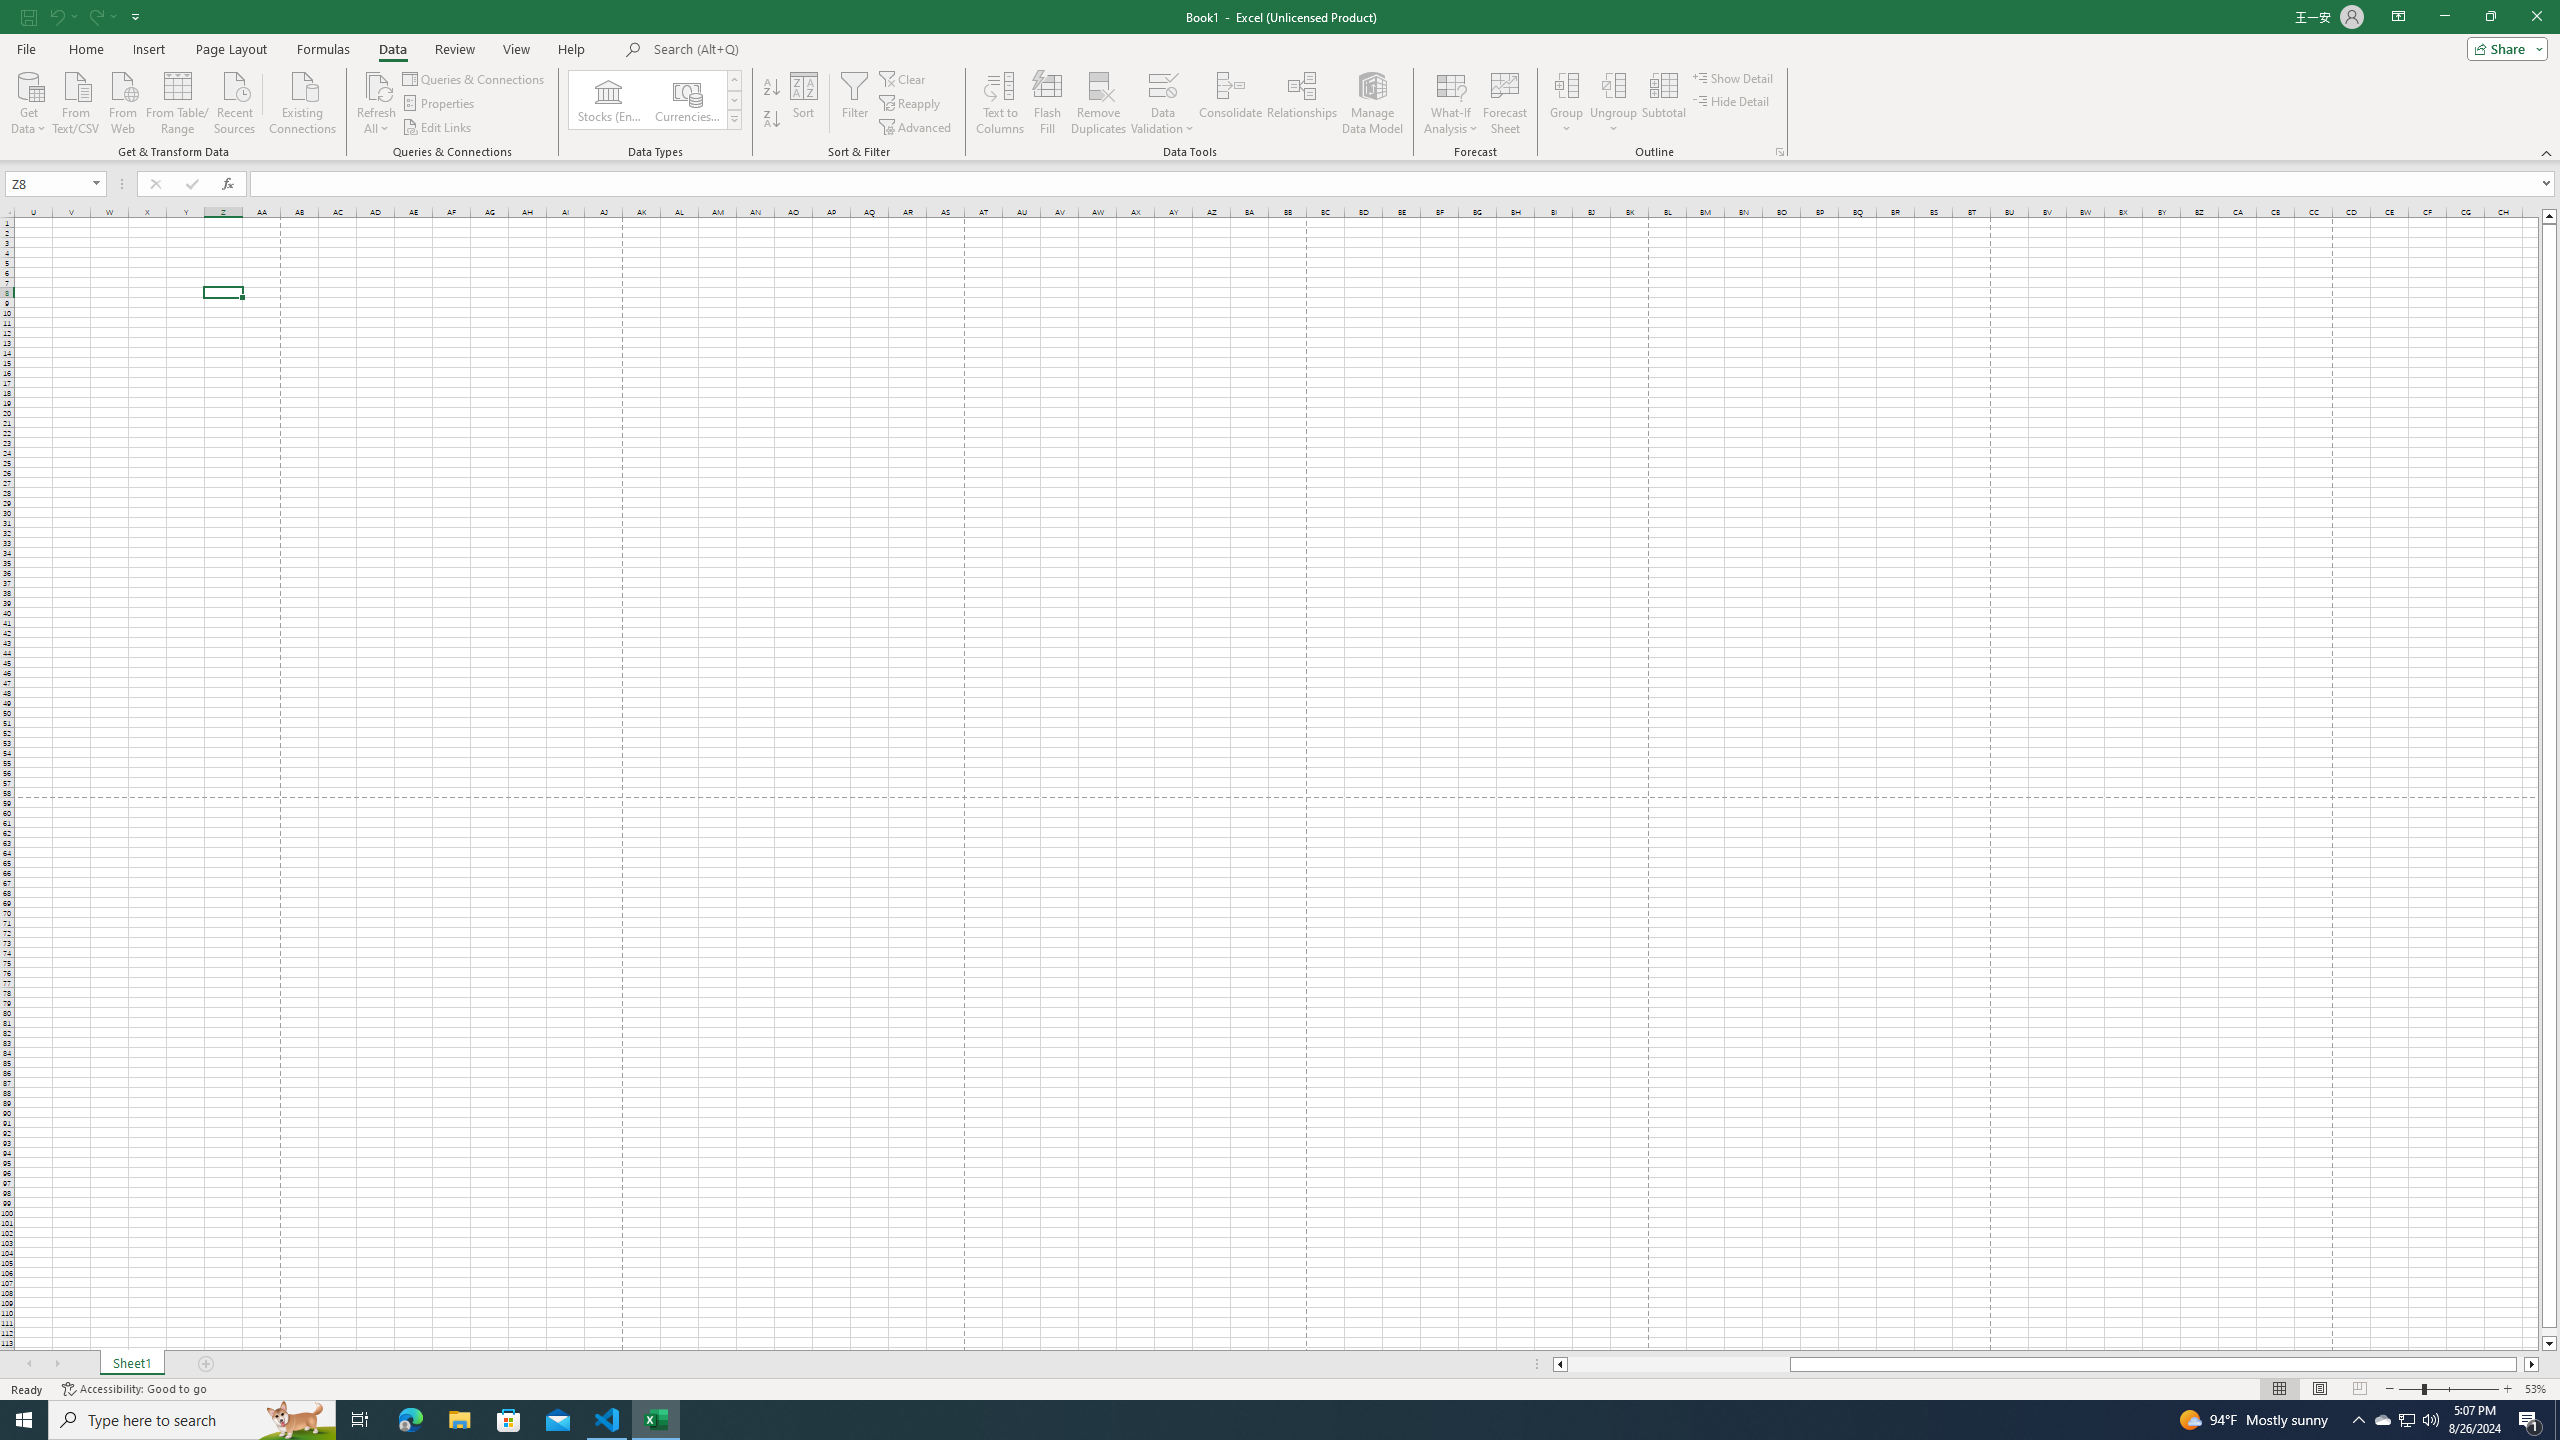 Image resolution: width=2560 pixels, height=1440 pixels. I want to click on 'Microsoft search', so click(791, 49).